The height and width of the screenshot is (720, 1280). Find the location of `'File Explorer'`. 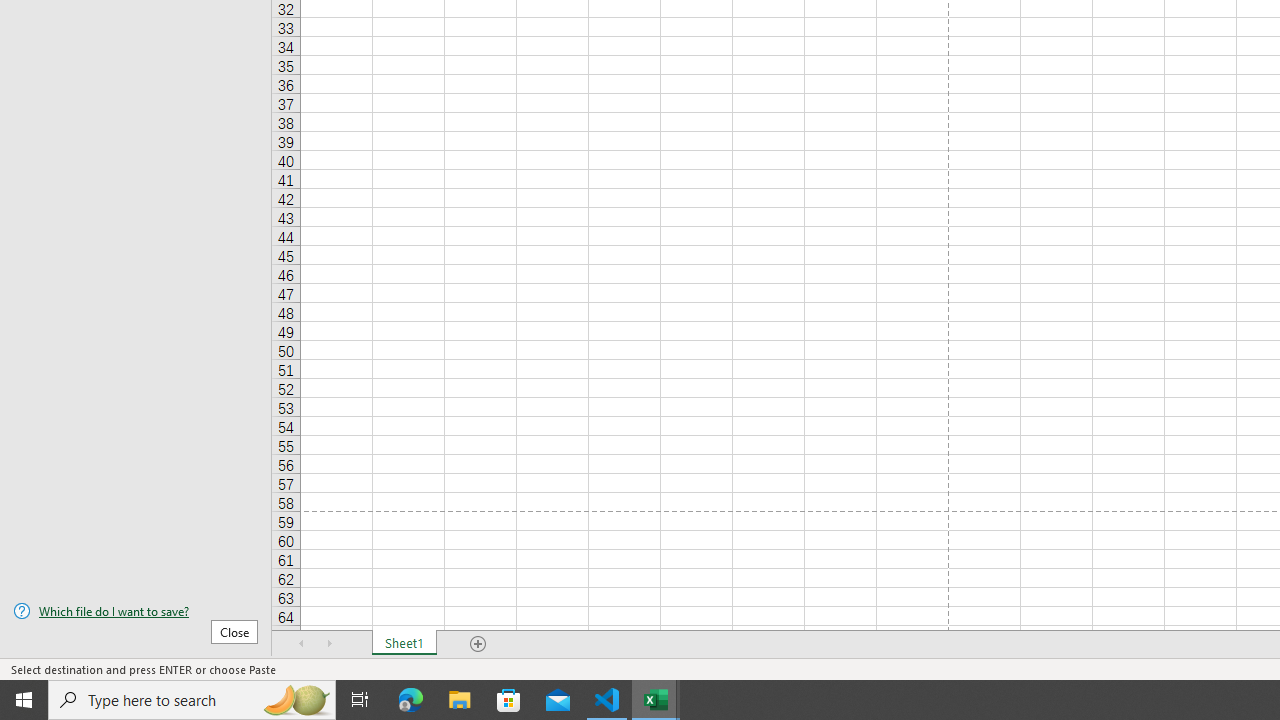

'File Explorer' is located at coordinates (459, 698).